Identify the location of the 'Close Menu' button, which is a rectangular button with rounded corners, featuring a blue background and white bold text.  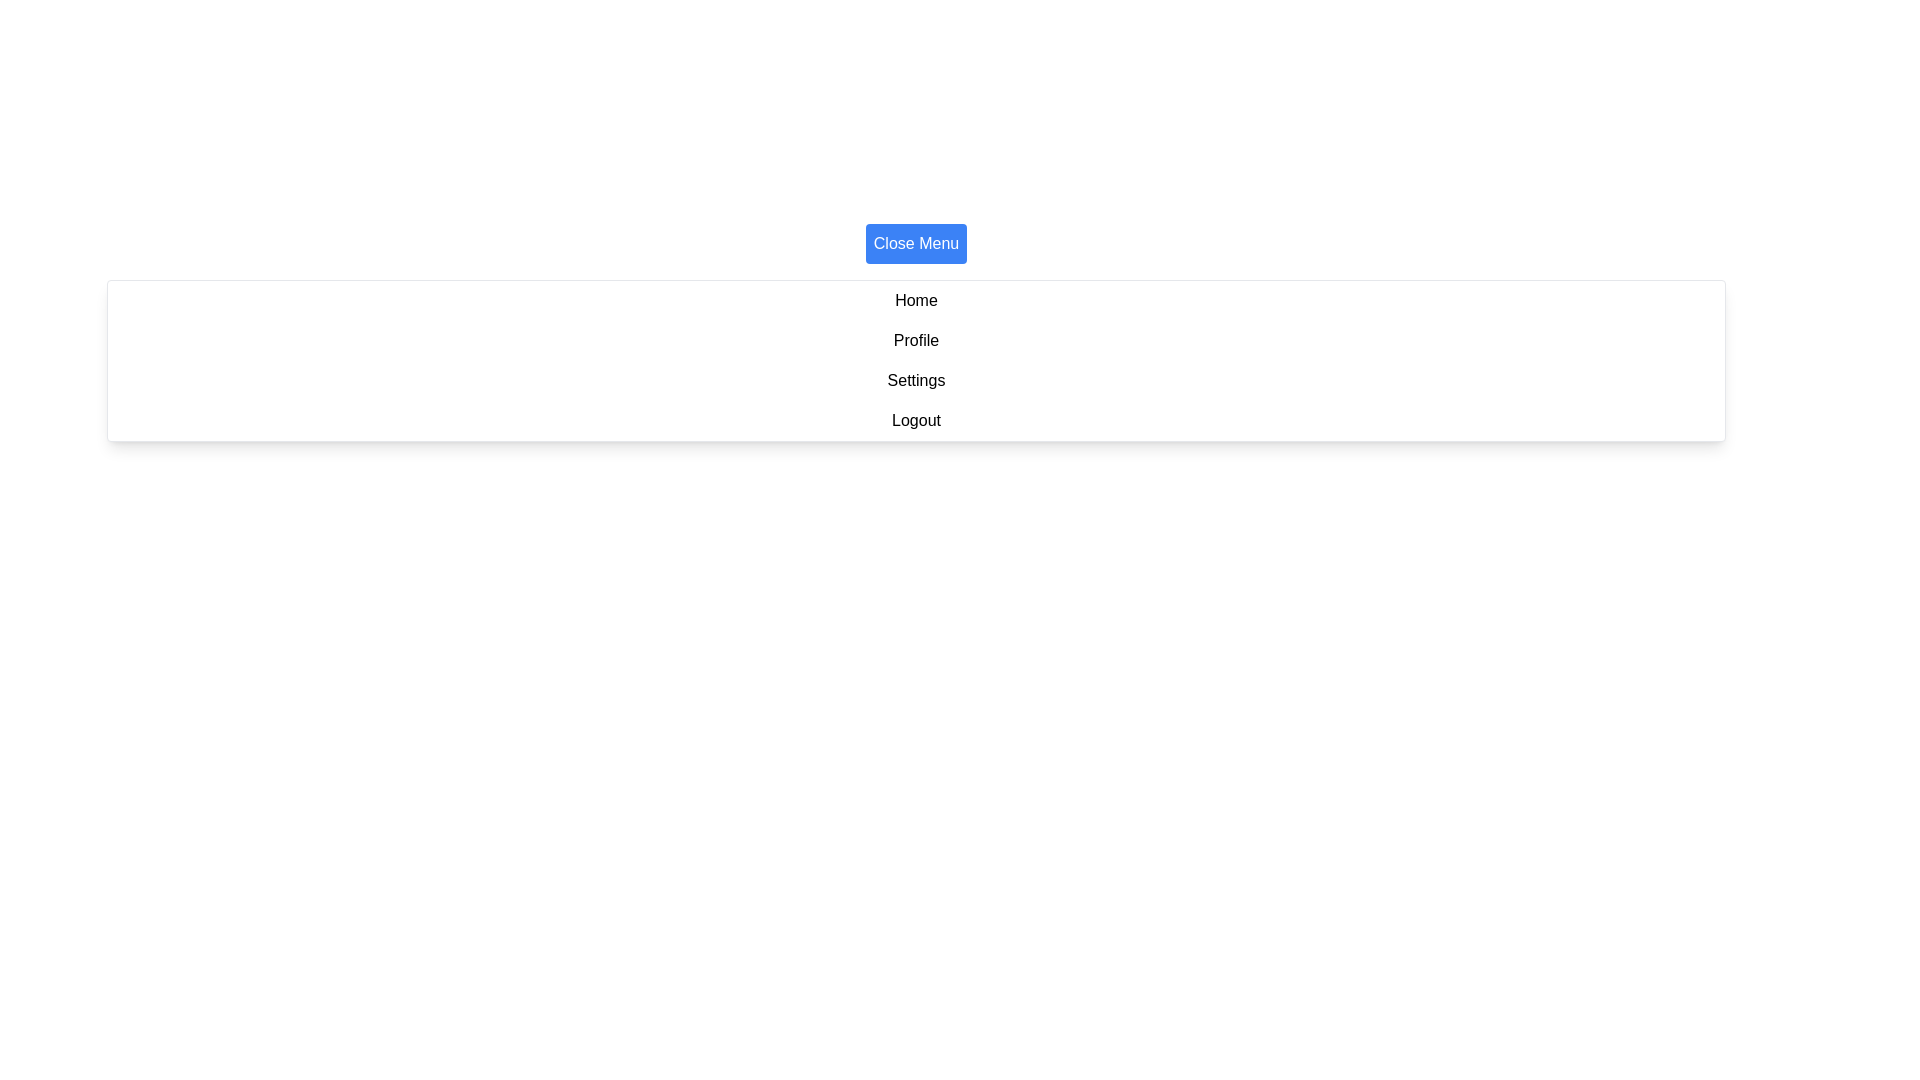
(915, 242).